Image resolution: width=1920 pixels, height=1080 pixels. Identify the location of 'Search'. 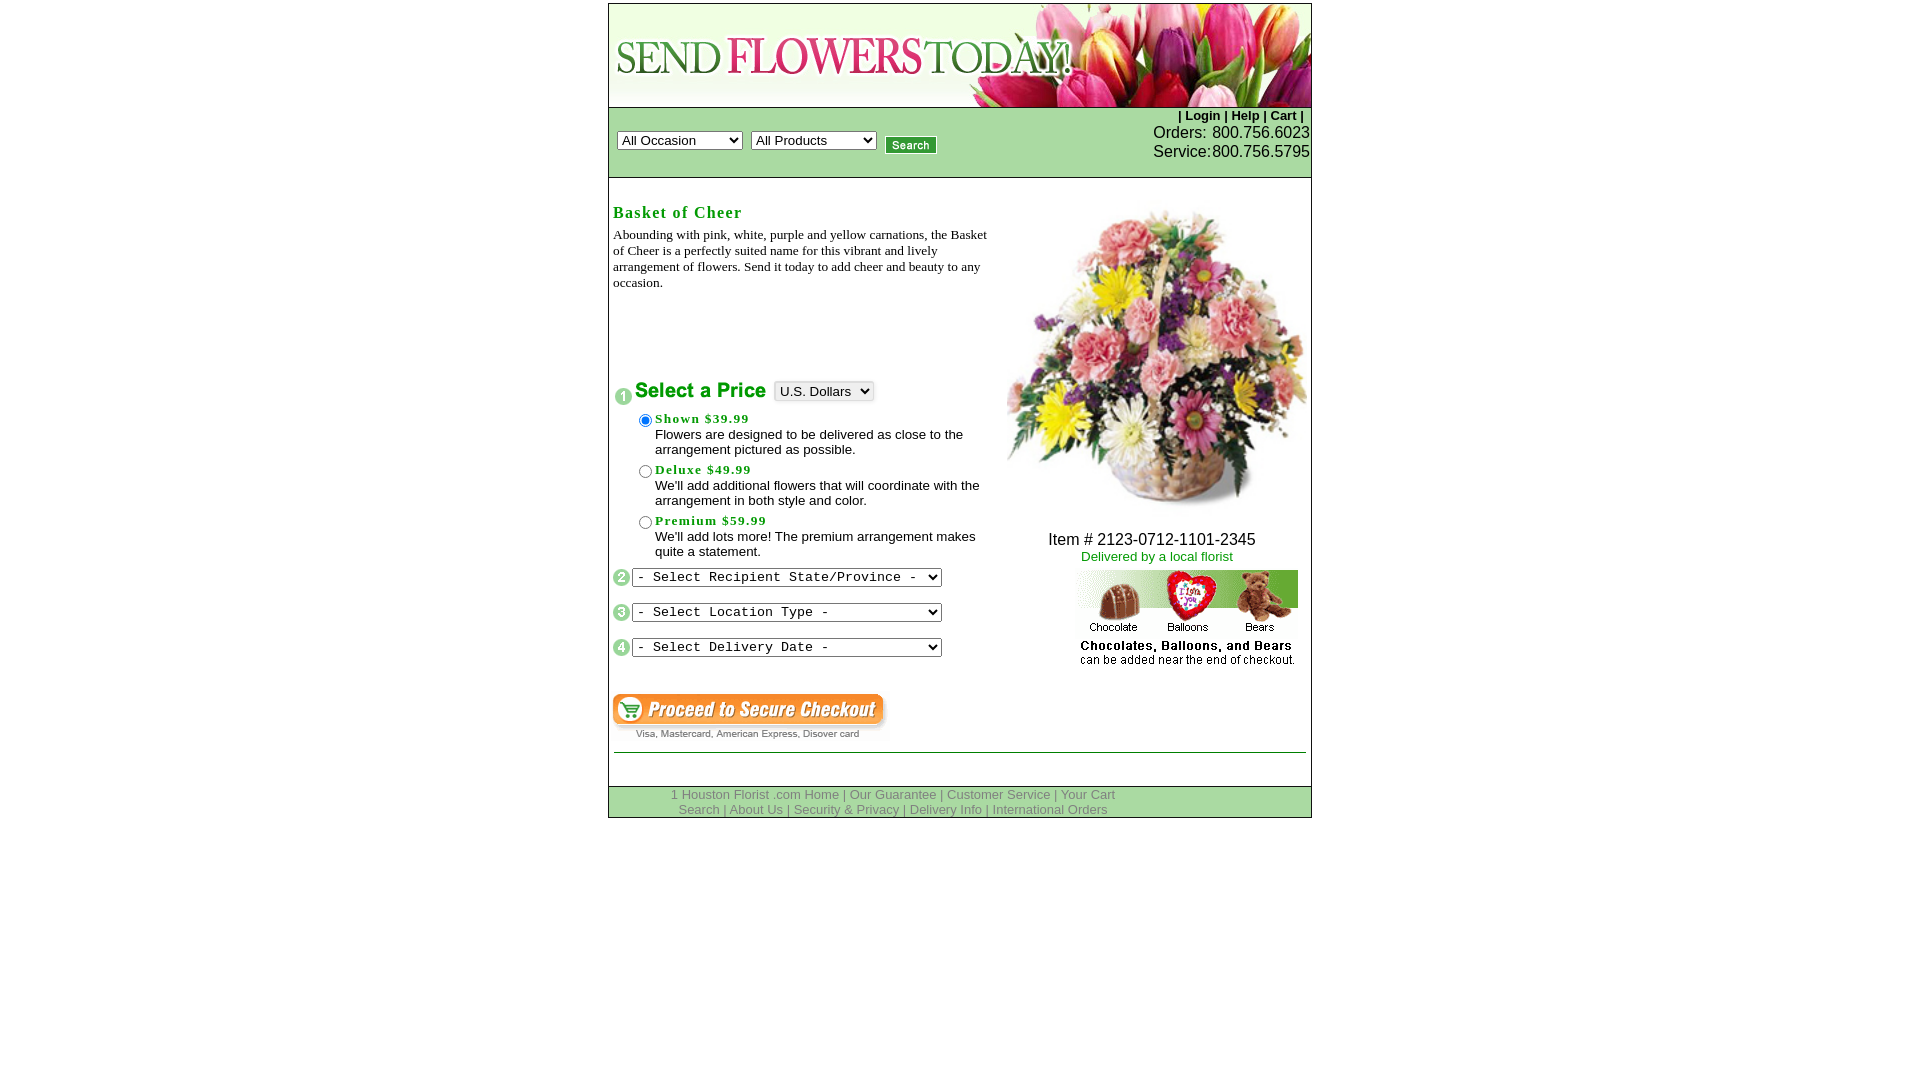
(698, 808).